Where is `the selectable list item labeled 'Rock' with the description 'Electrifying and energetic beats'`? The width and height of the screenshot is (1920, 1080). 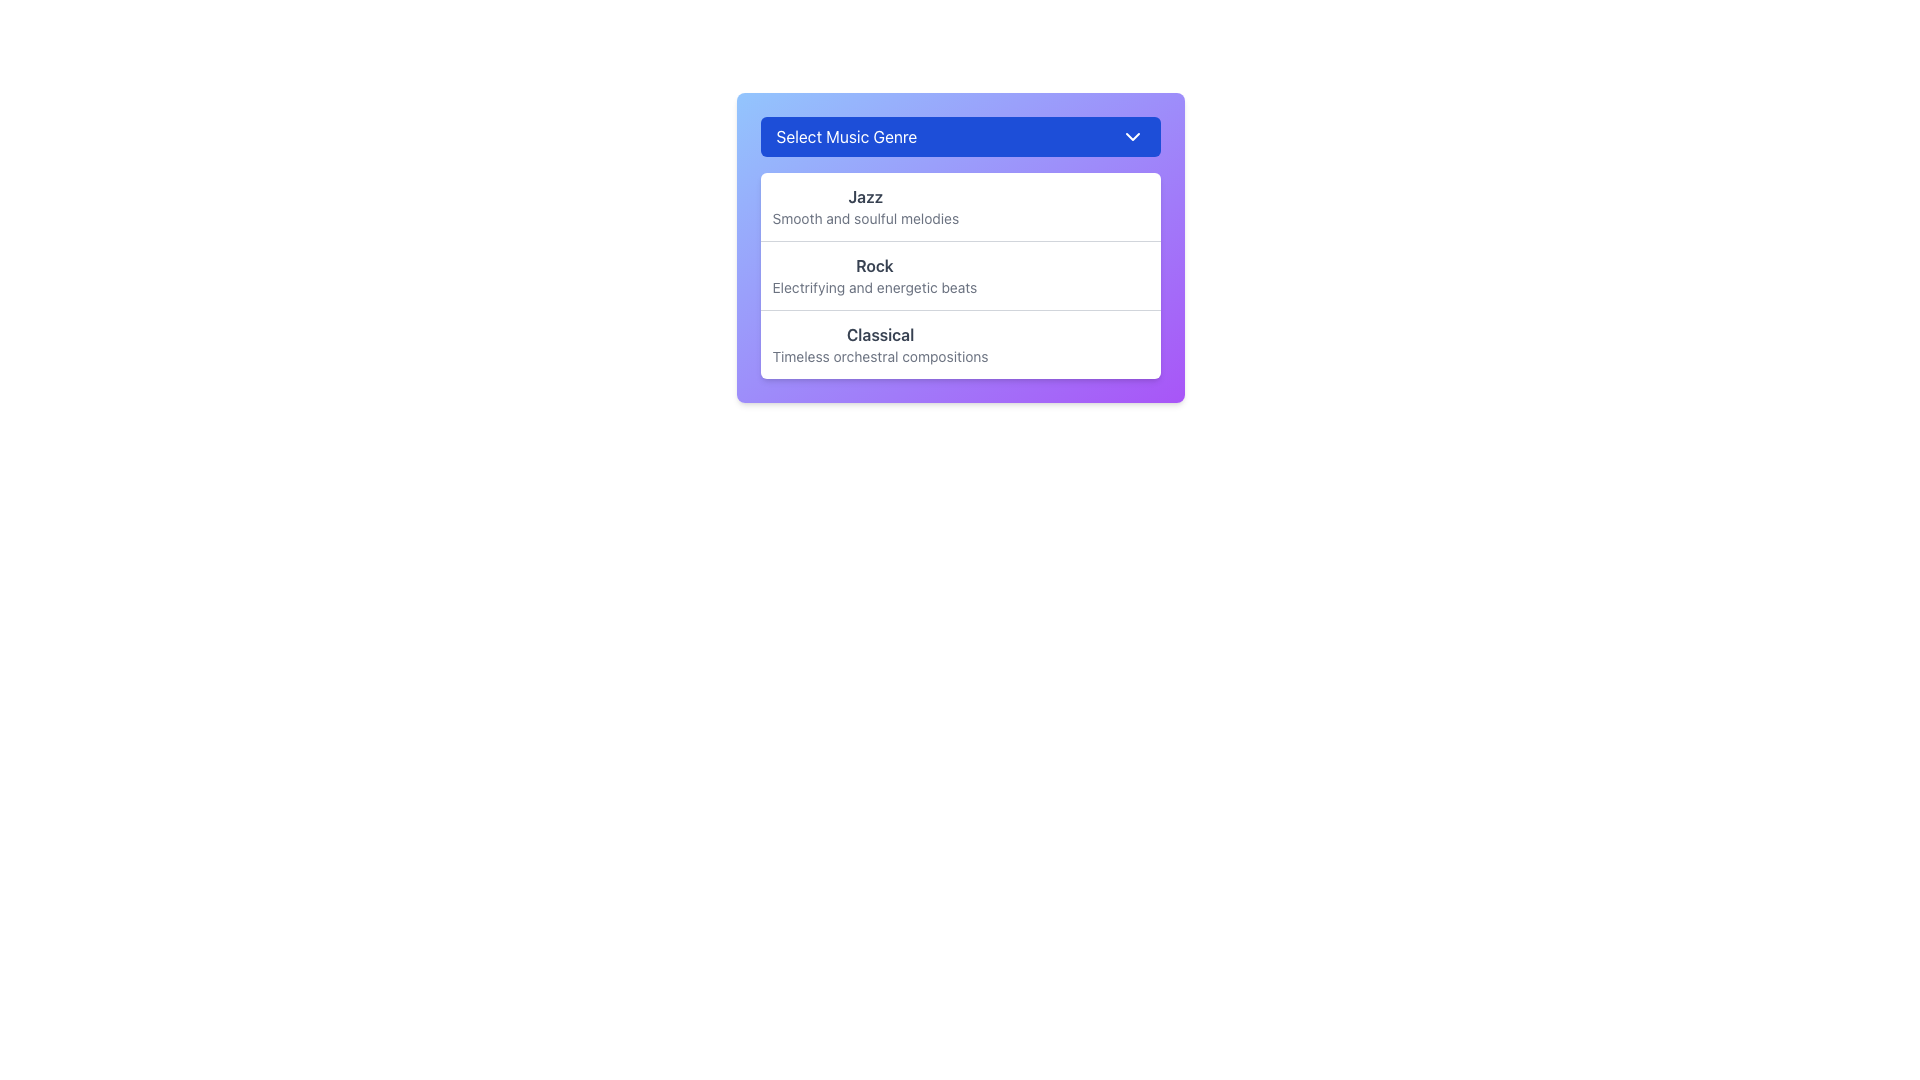
the selectable list item labeled 'Rock' with the description 'Electrifying and energetic beats' is located at coordinates (960, 276).